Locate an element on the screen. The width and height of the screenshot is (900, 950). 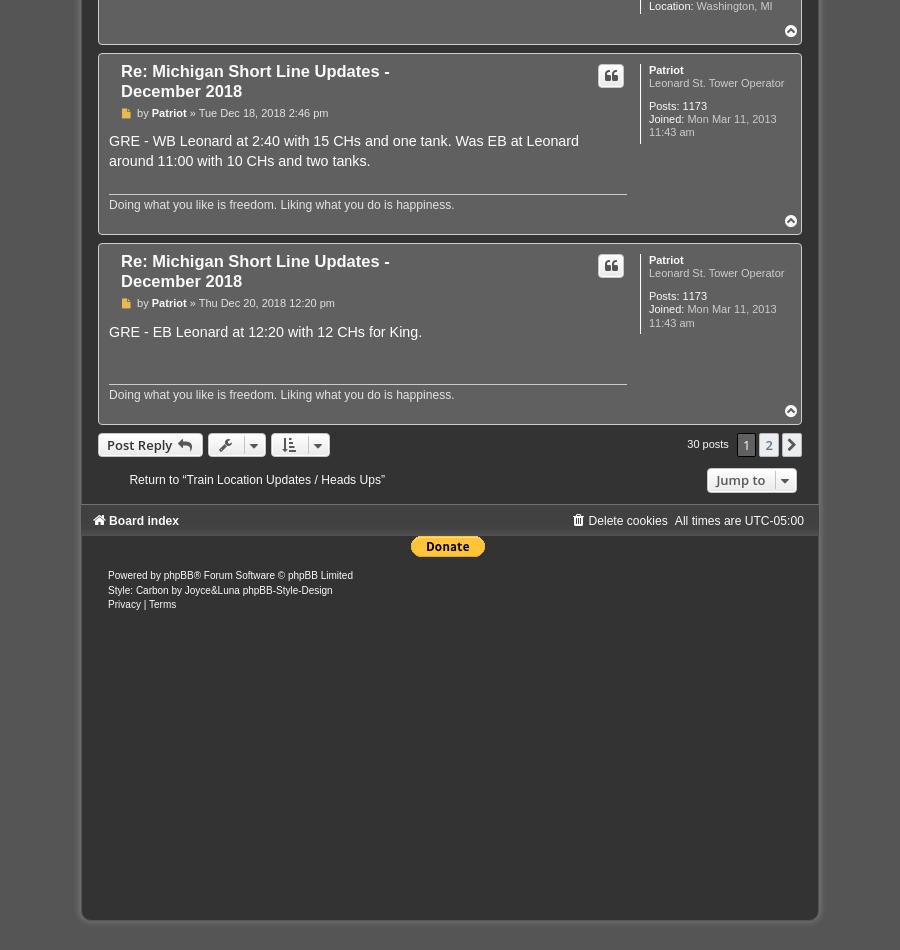
'Return to “Train Location Updates / Heads Ups”' is located at coordinates (256, 480).